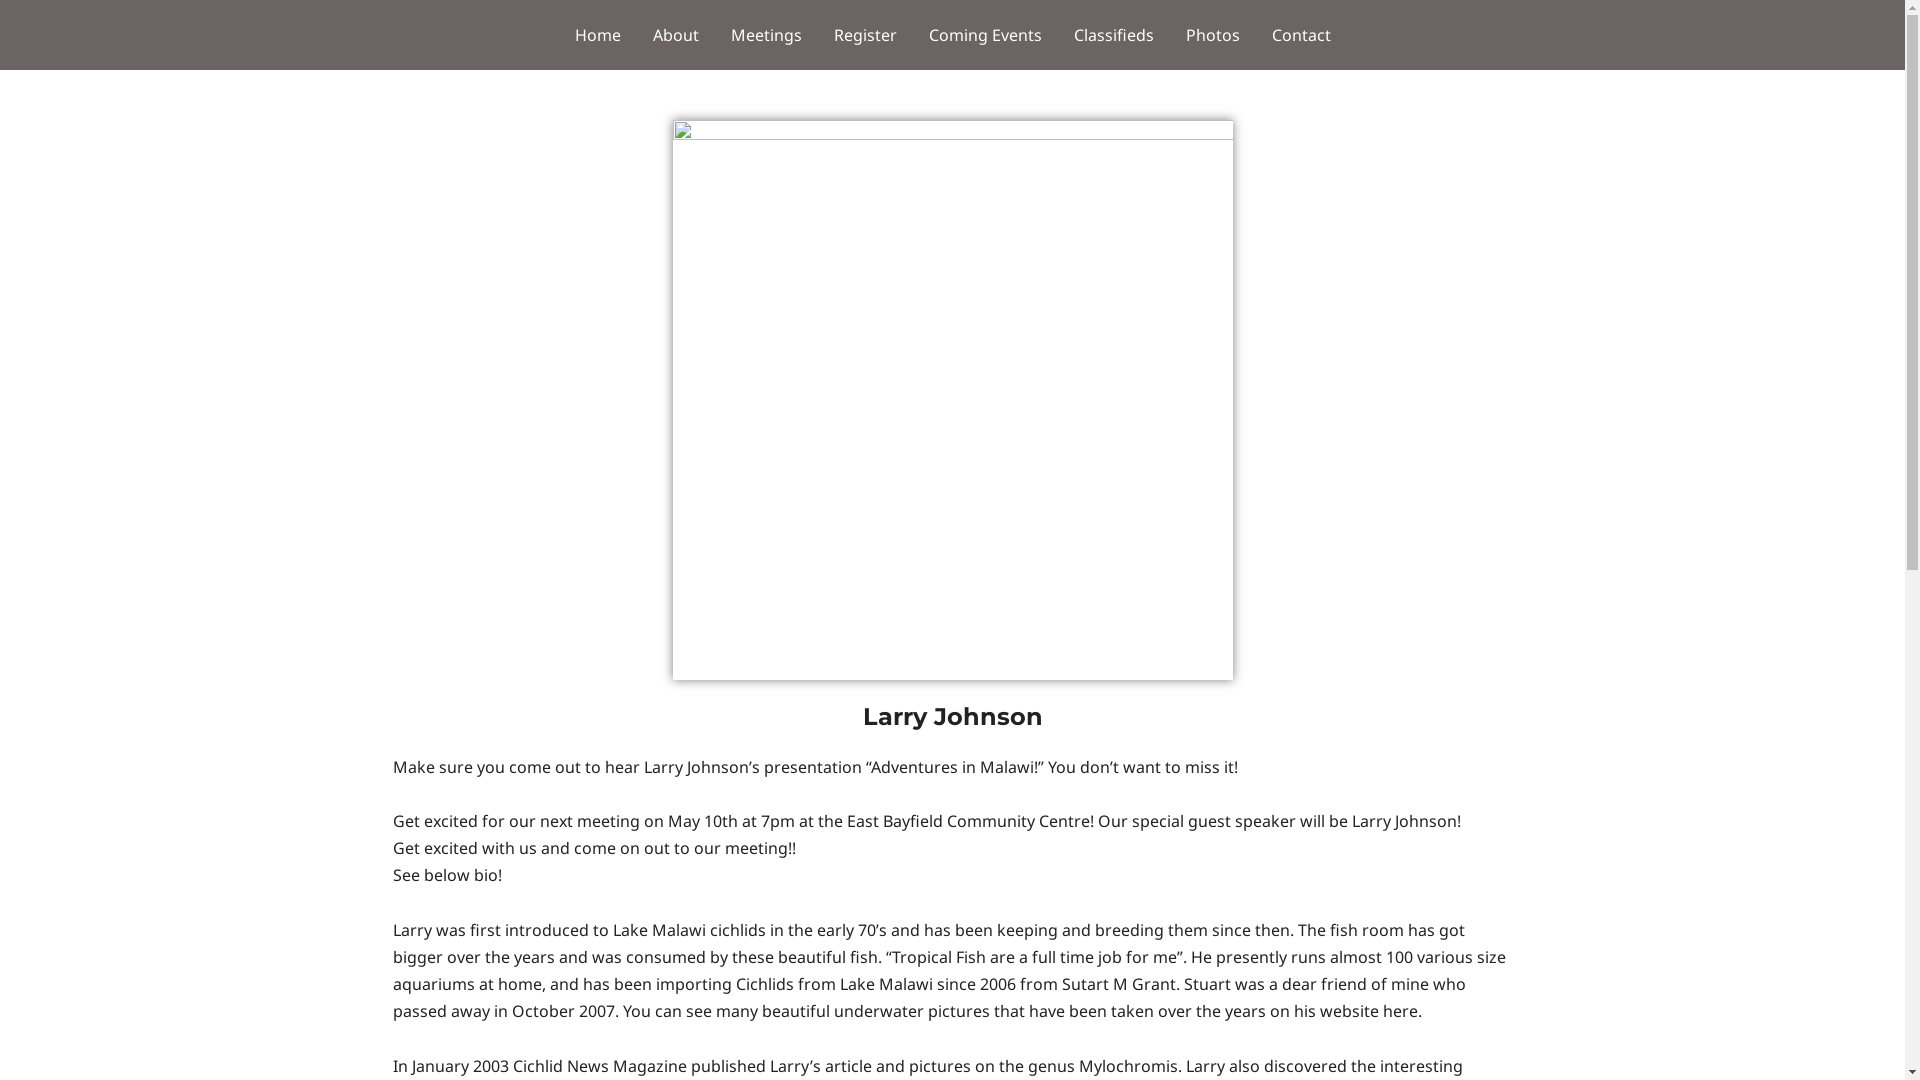 This screenshot has width=1920, height=1080. I want to click on 'Home', so click(595, 34).